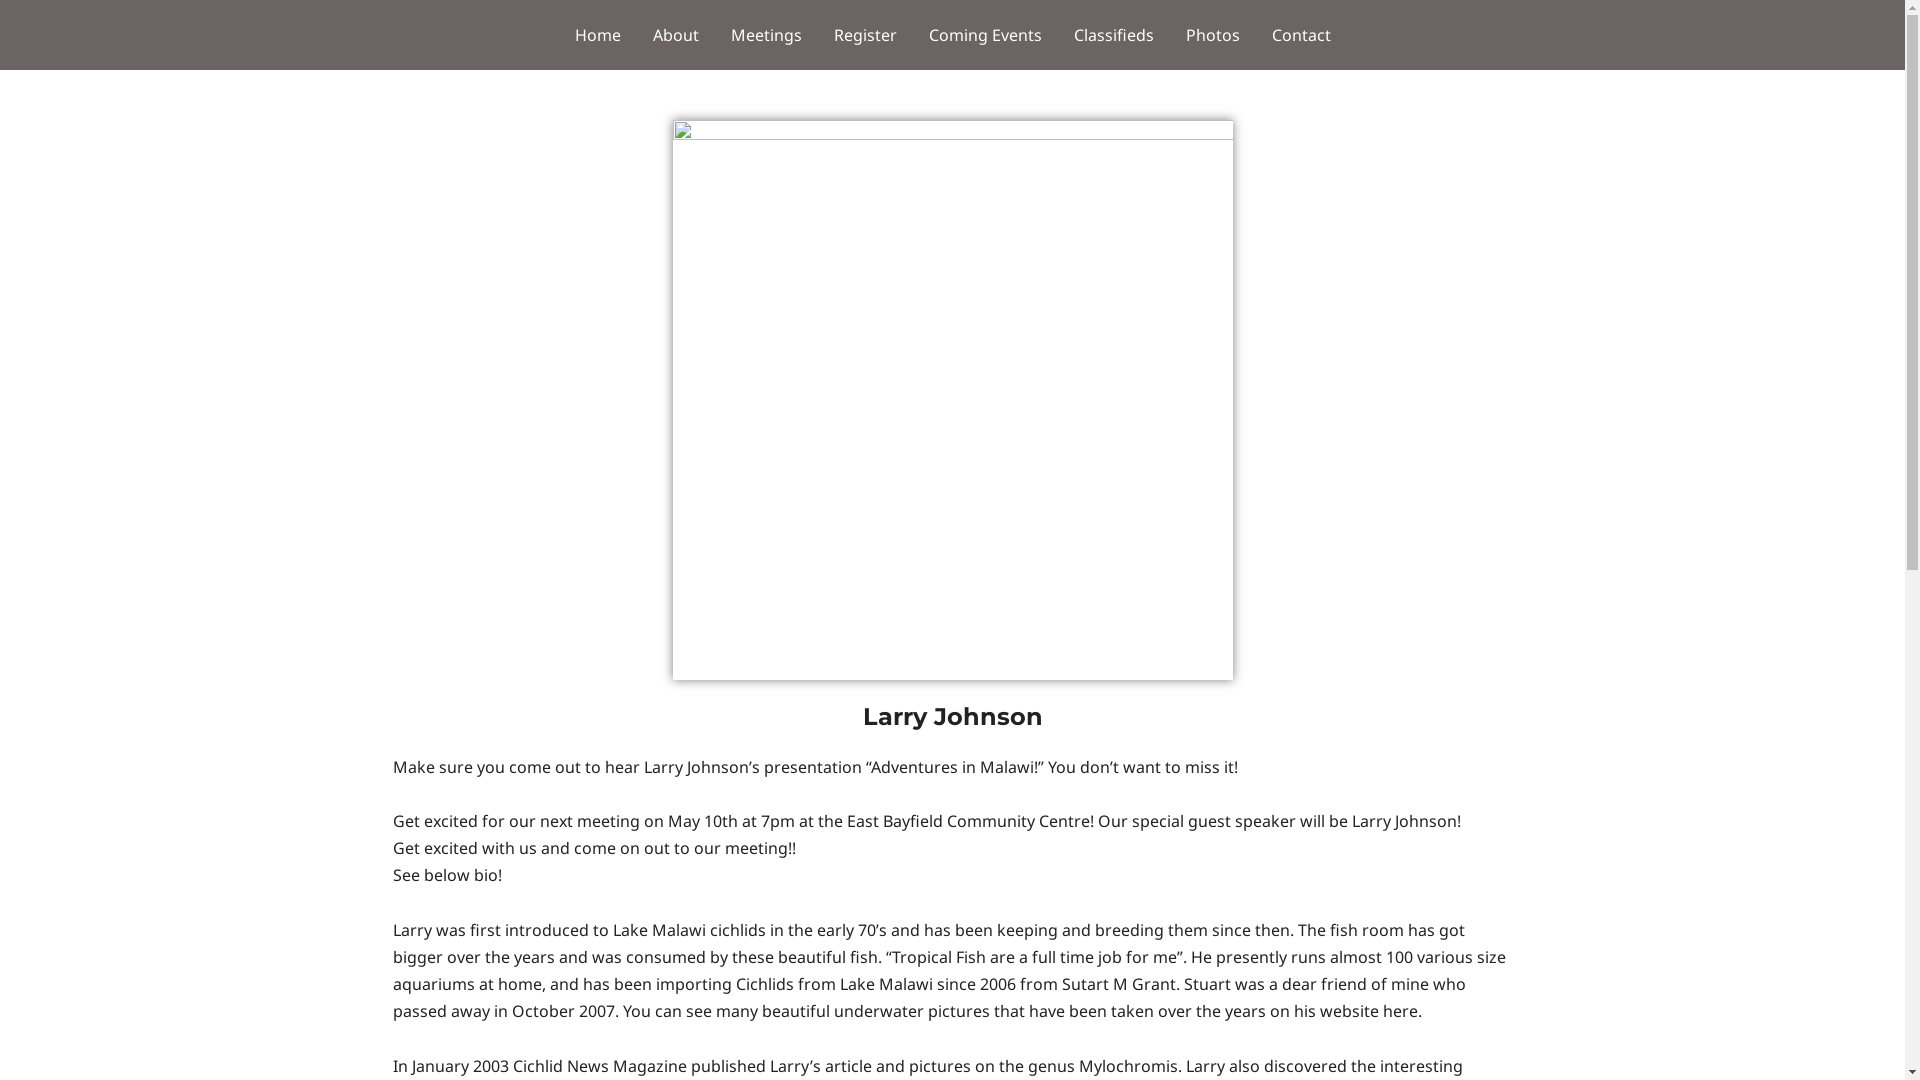 This screenshot has width=1920, height=1080. I want to click on 'Home', so click(595, 34).